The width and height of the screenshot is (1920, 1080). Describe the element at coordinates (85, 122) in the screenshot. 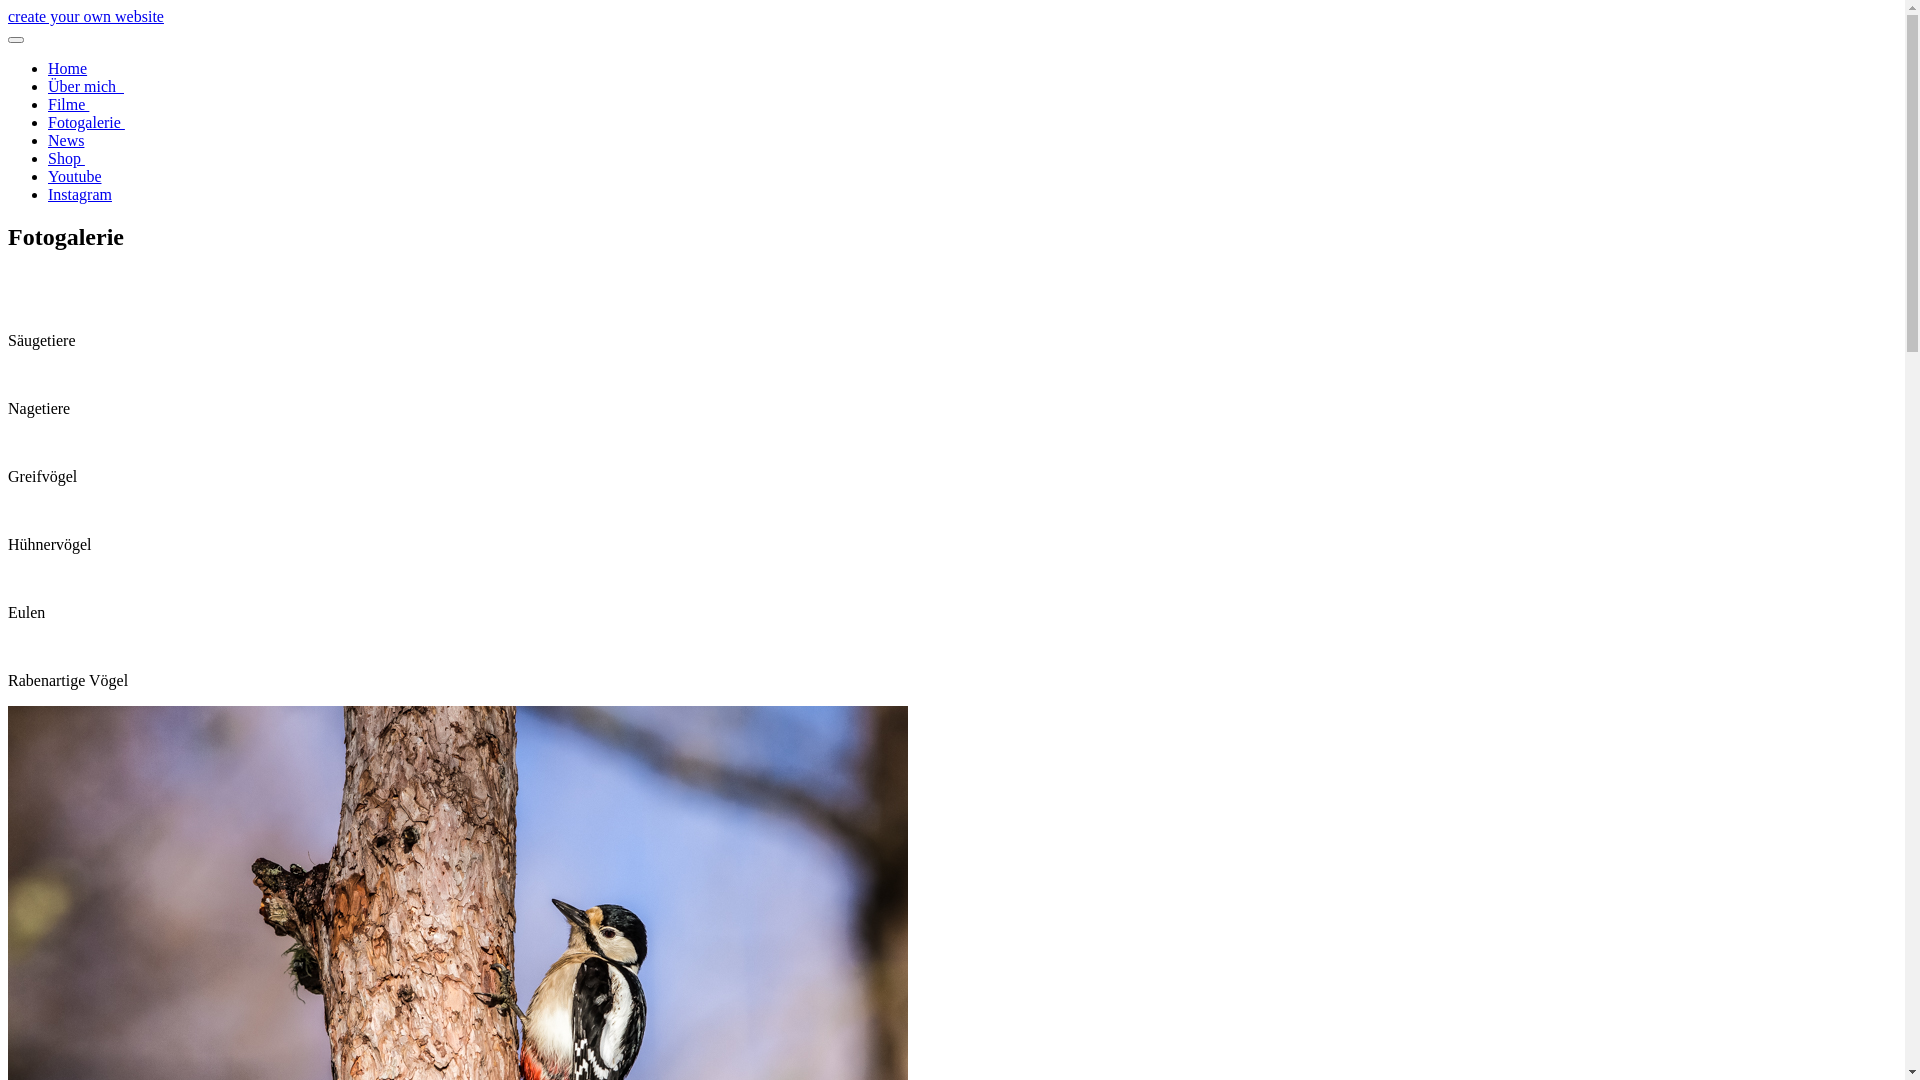

I see `'Fotogalerie '` at that location.